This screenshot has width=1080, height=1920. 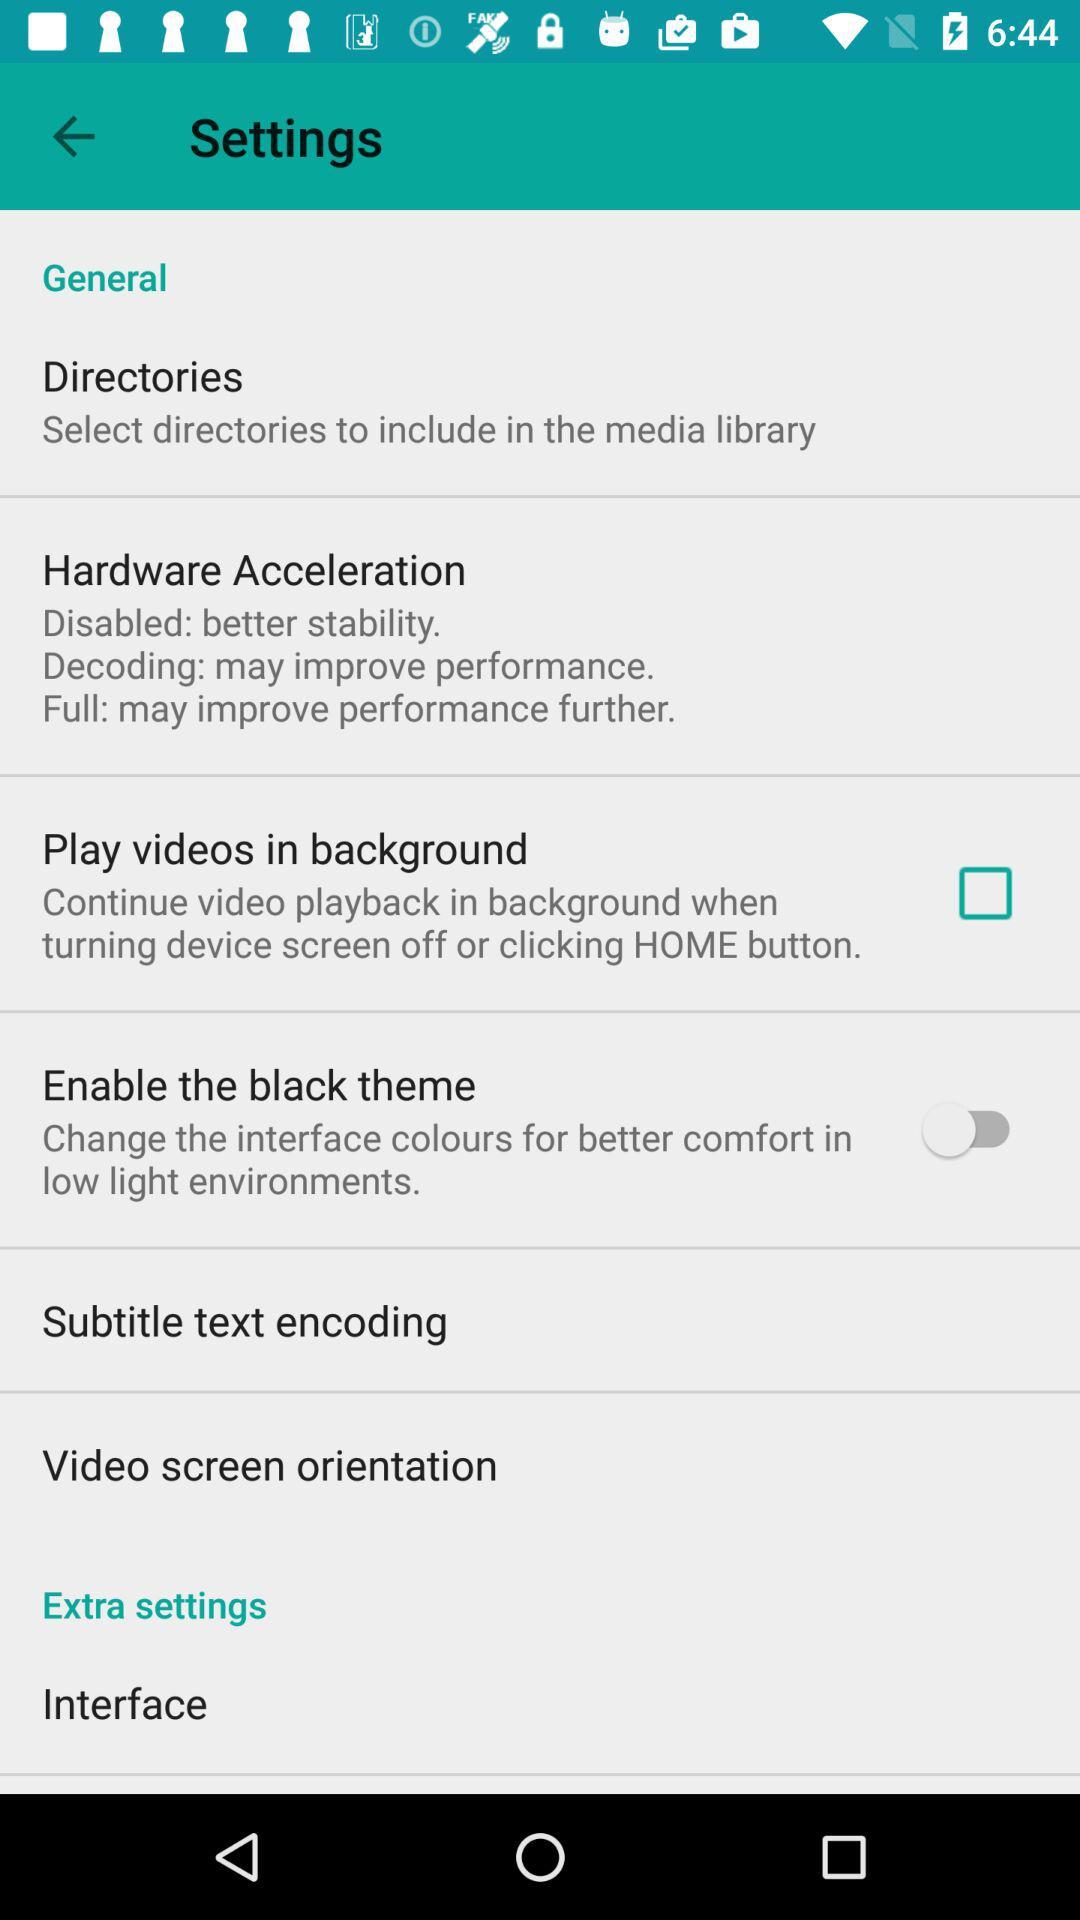 I want to click on the icon above play videos in icon, so click(x=358, y=664).